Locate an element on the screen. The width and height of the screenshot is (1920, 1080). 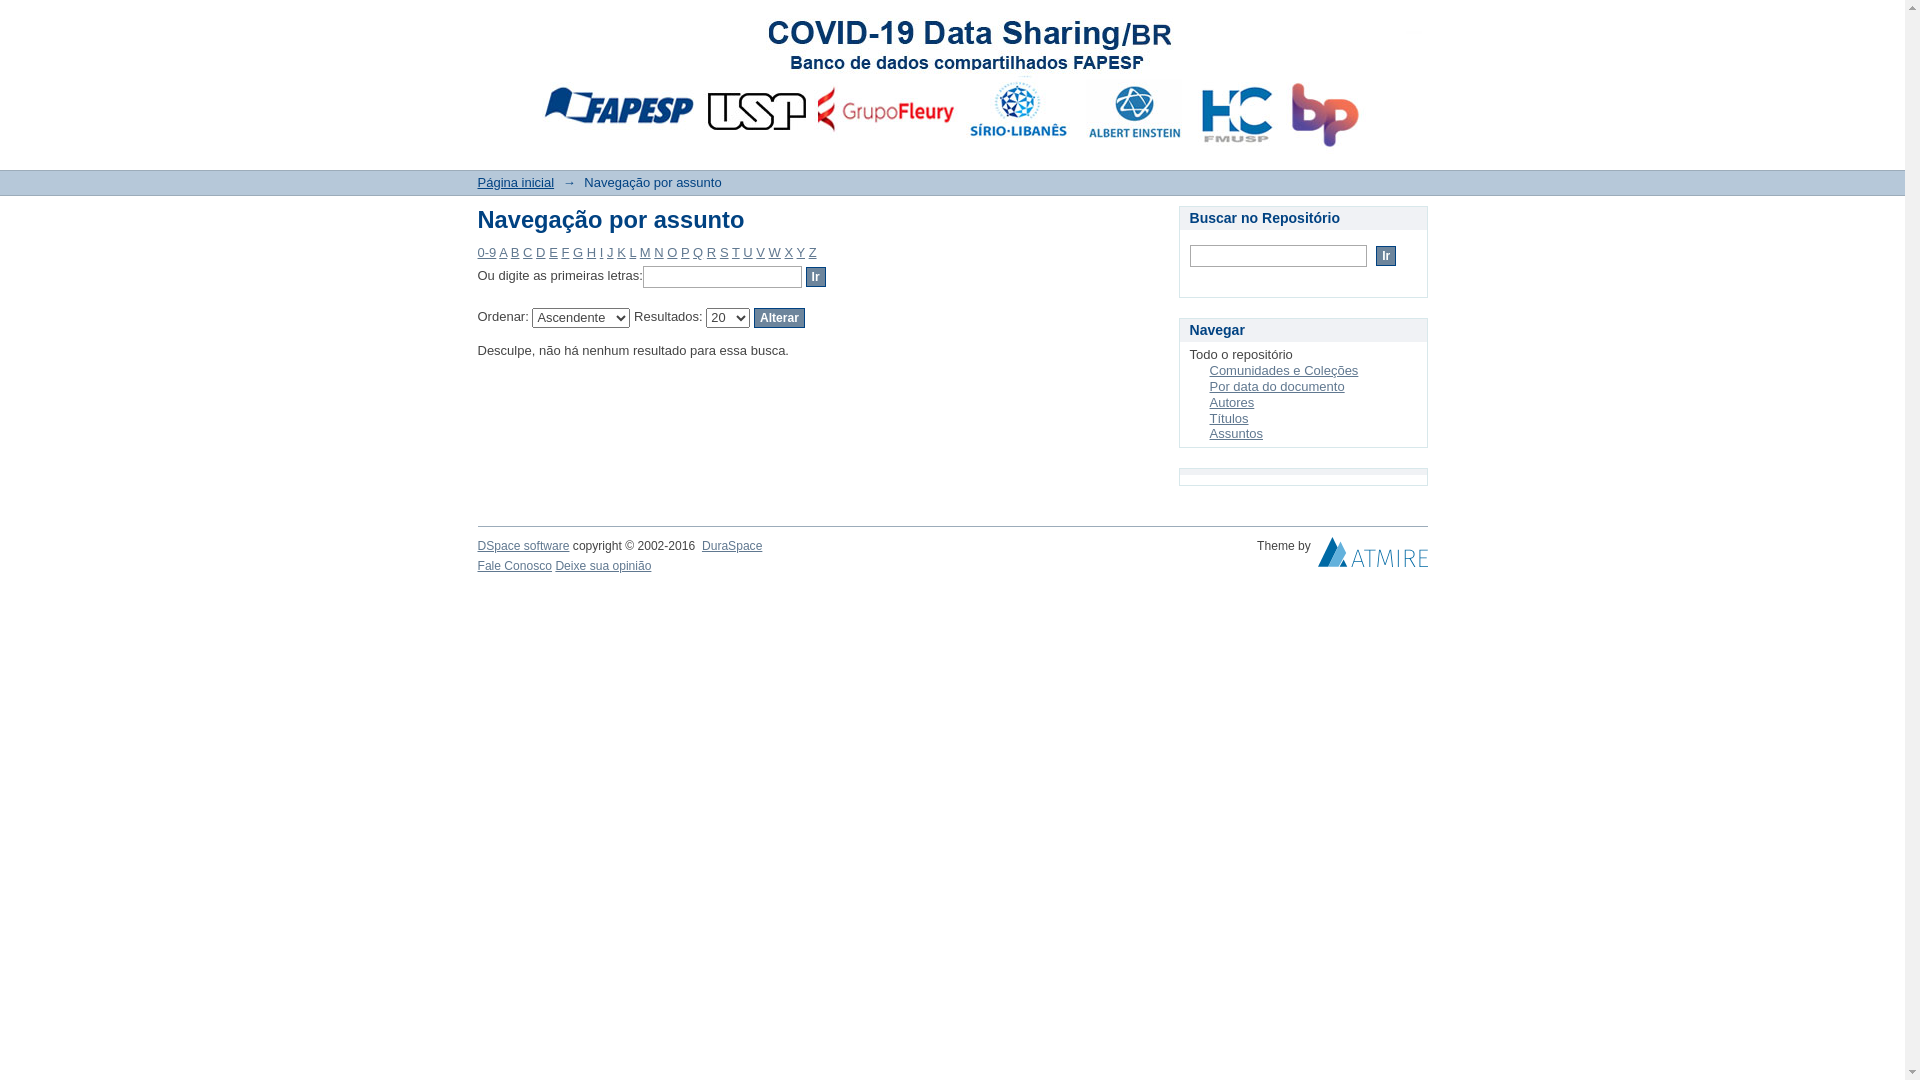
'DSpace software' is located at coordinates (477, 546).